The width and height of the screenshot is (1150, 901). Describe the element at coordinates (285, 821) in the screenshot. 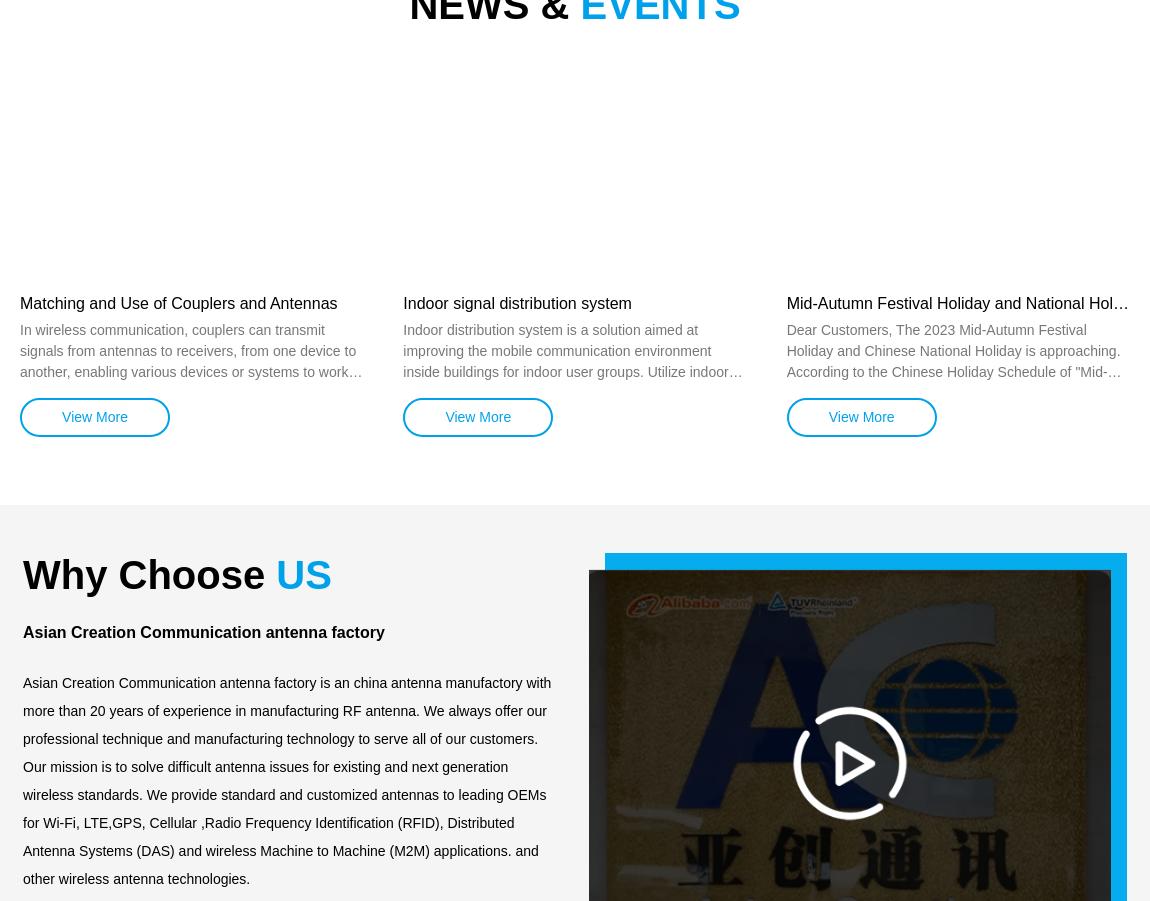

I see `'Our mission is to solve difficult antenna issues for existing and next generation wireless standards. We provide standard and customized antennas to leading OEMs  for Wi-Fi, LTE,GPS, Cellular ,Radio Frequency Identification (RFID), Distributed Antenna Systems (DAS) and wireless Machine to Machine (M2M) applications. and other wireless antenna technologies.'` at that location.